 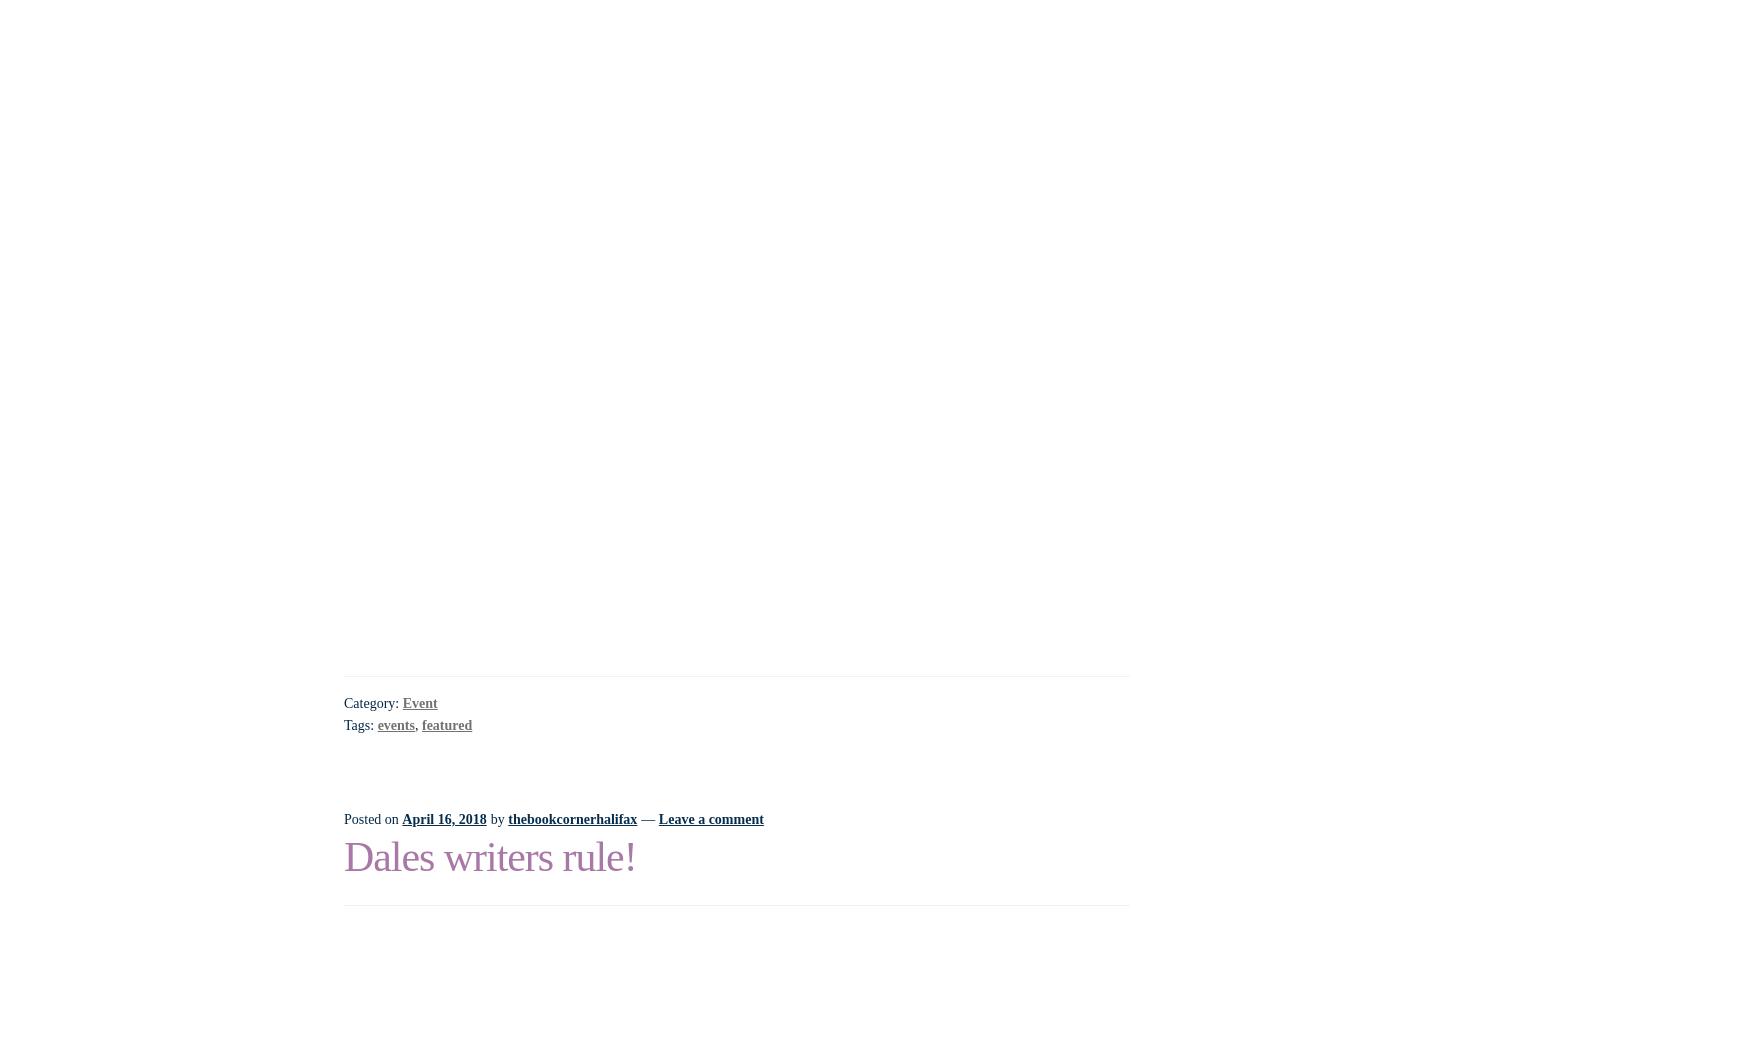 I want to click on 'Tags:', so click(x=343, y=725).